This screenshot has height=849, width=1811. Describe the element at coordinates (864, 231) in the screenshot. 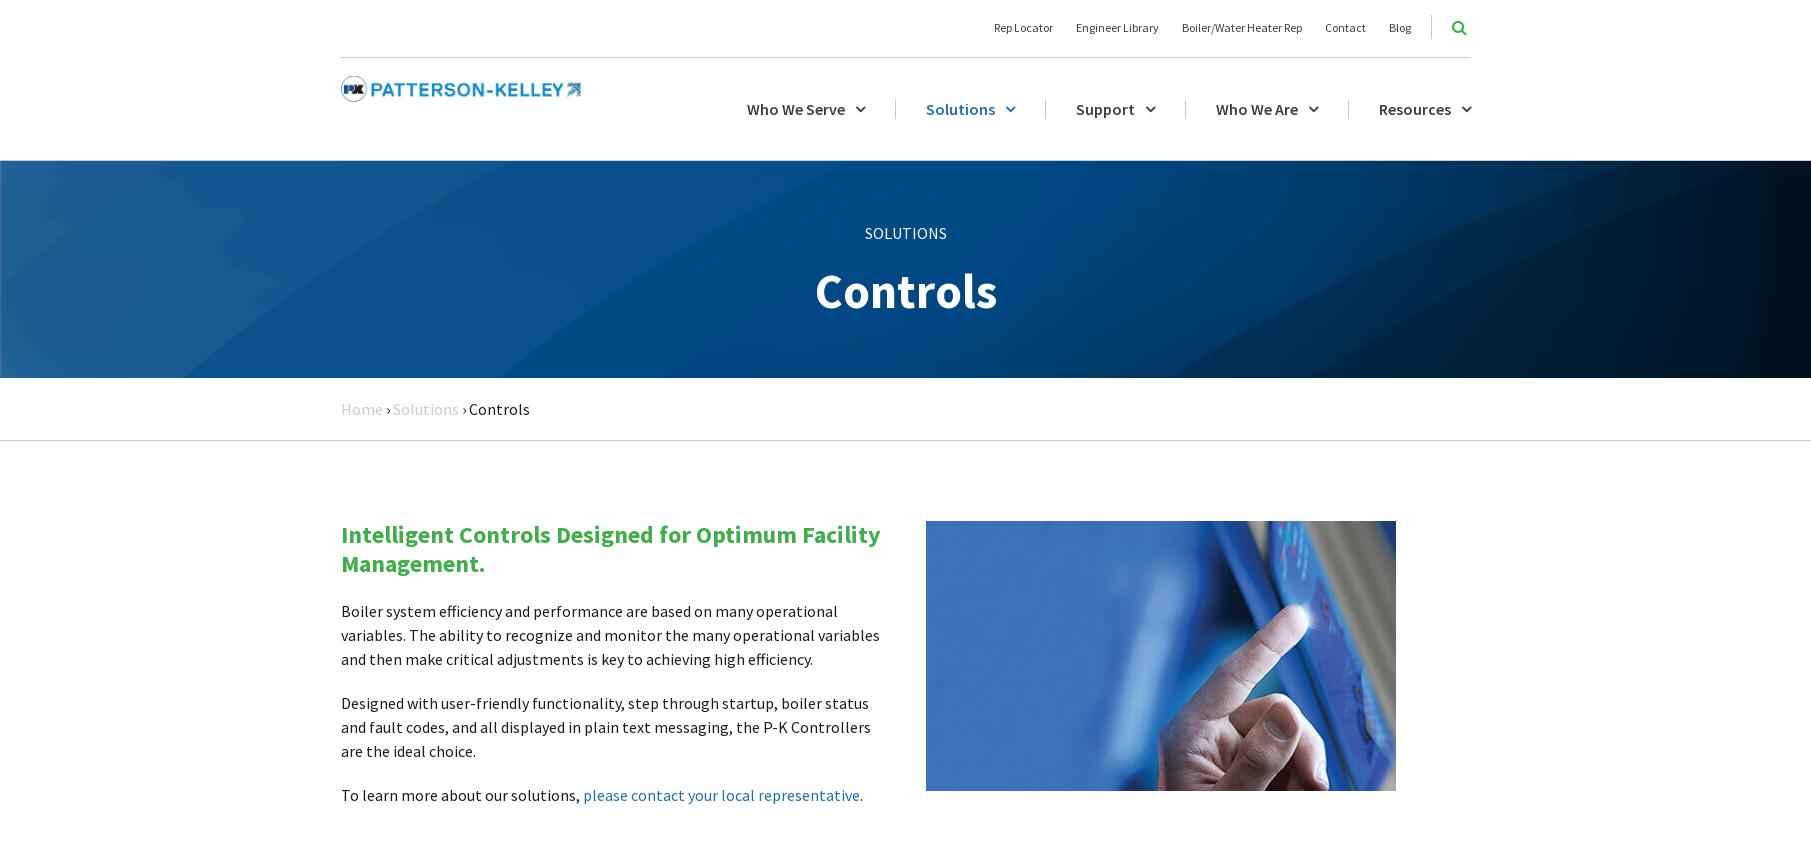

I see `'SOLUTIONS'` at that location.